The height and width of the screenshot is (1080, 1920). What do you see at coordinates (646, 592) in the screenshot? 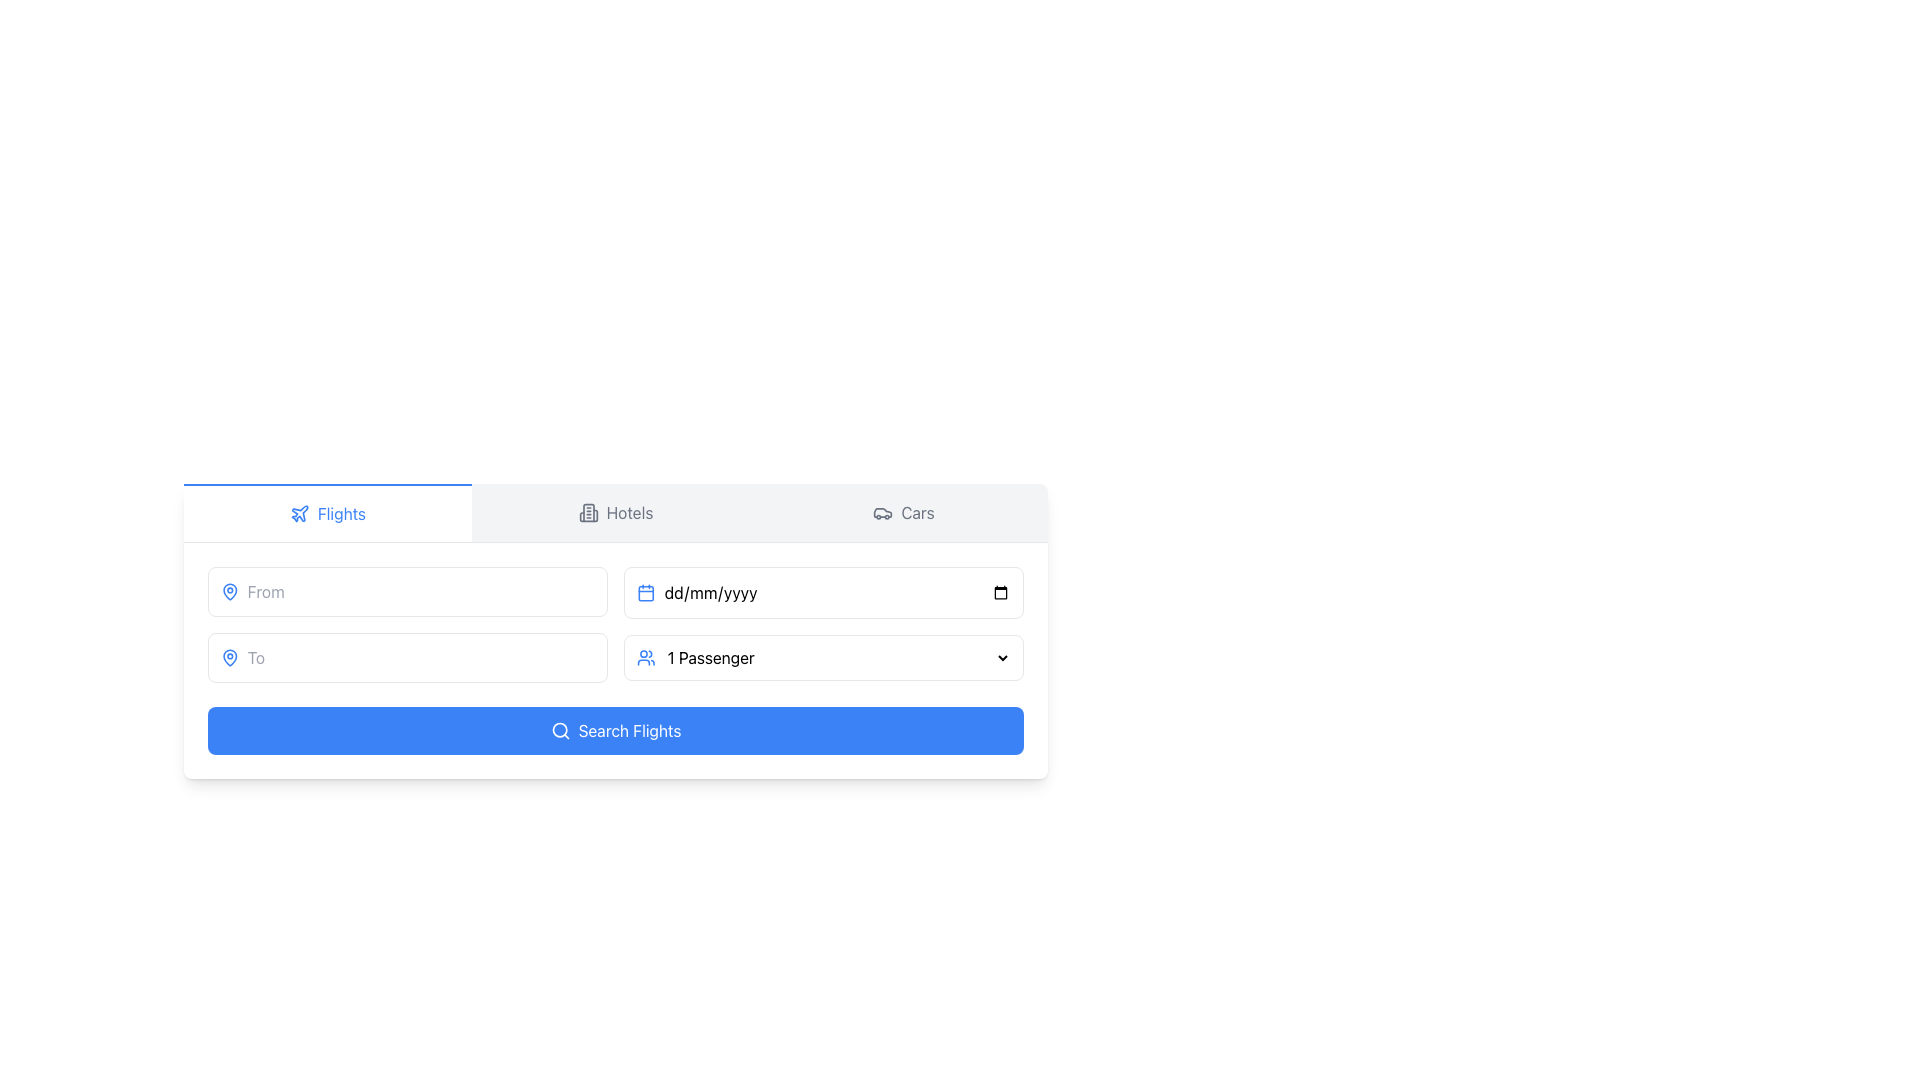
I see `the small rectangle with rounded corners that forms the main body of the blue calendar icon, located to the left of the date input field marked 'dd/mm/yyyy'` at bounding box center [646, 592].